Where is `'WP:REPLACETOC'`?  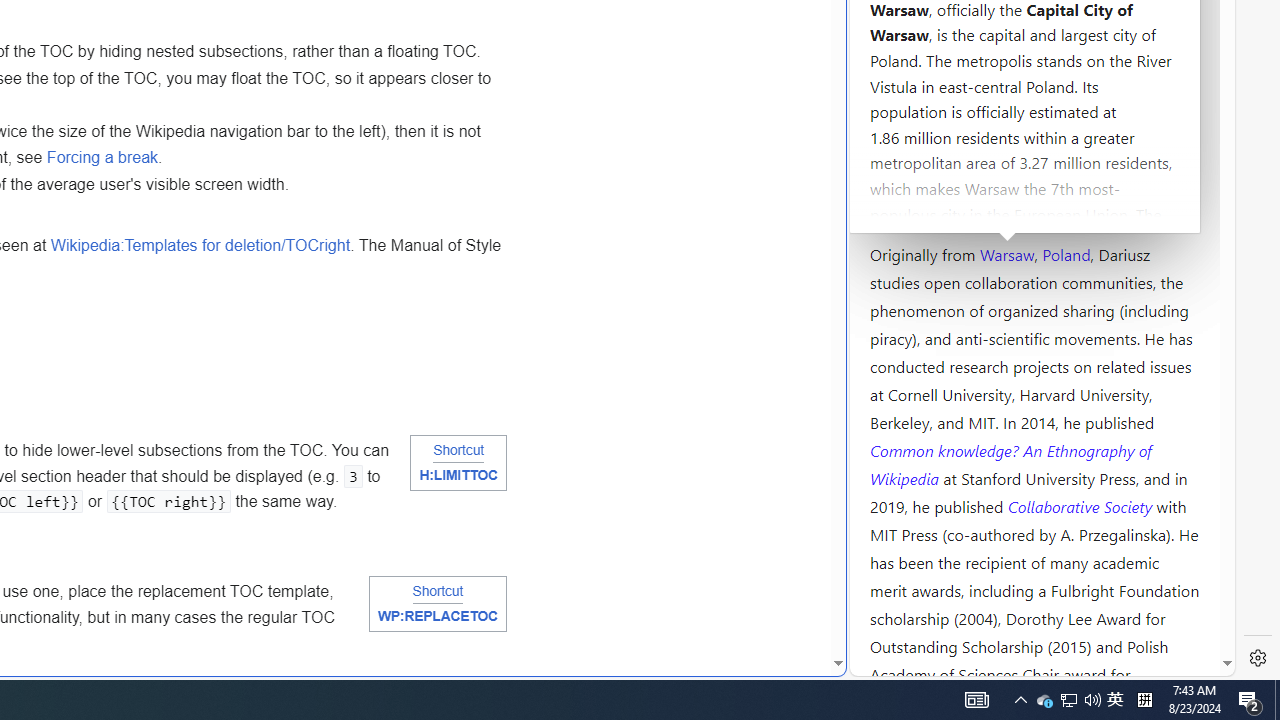
'WP:REPLACETOC' is located at coordinates (436, 616).